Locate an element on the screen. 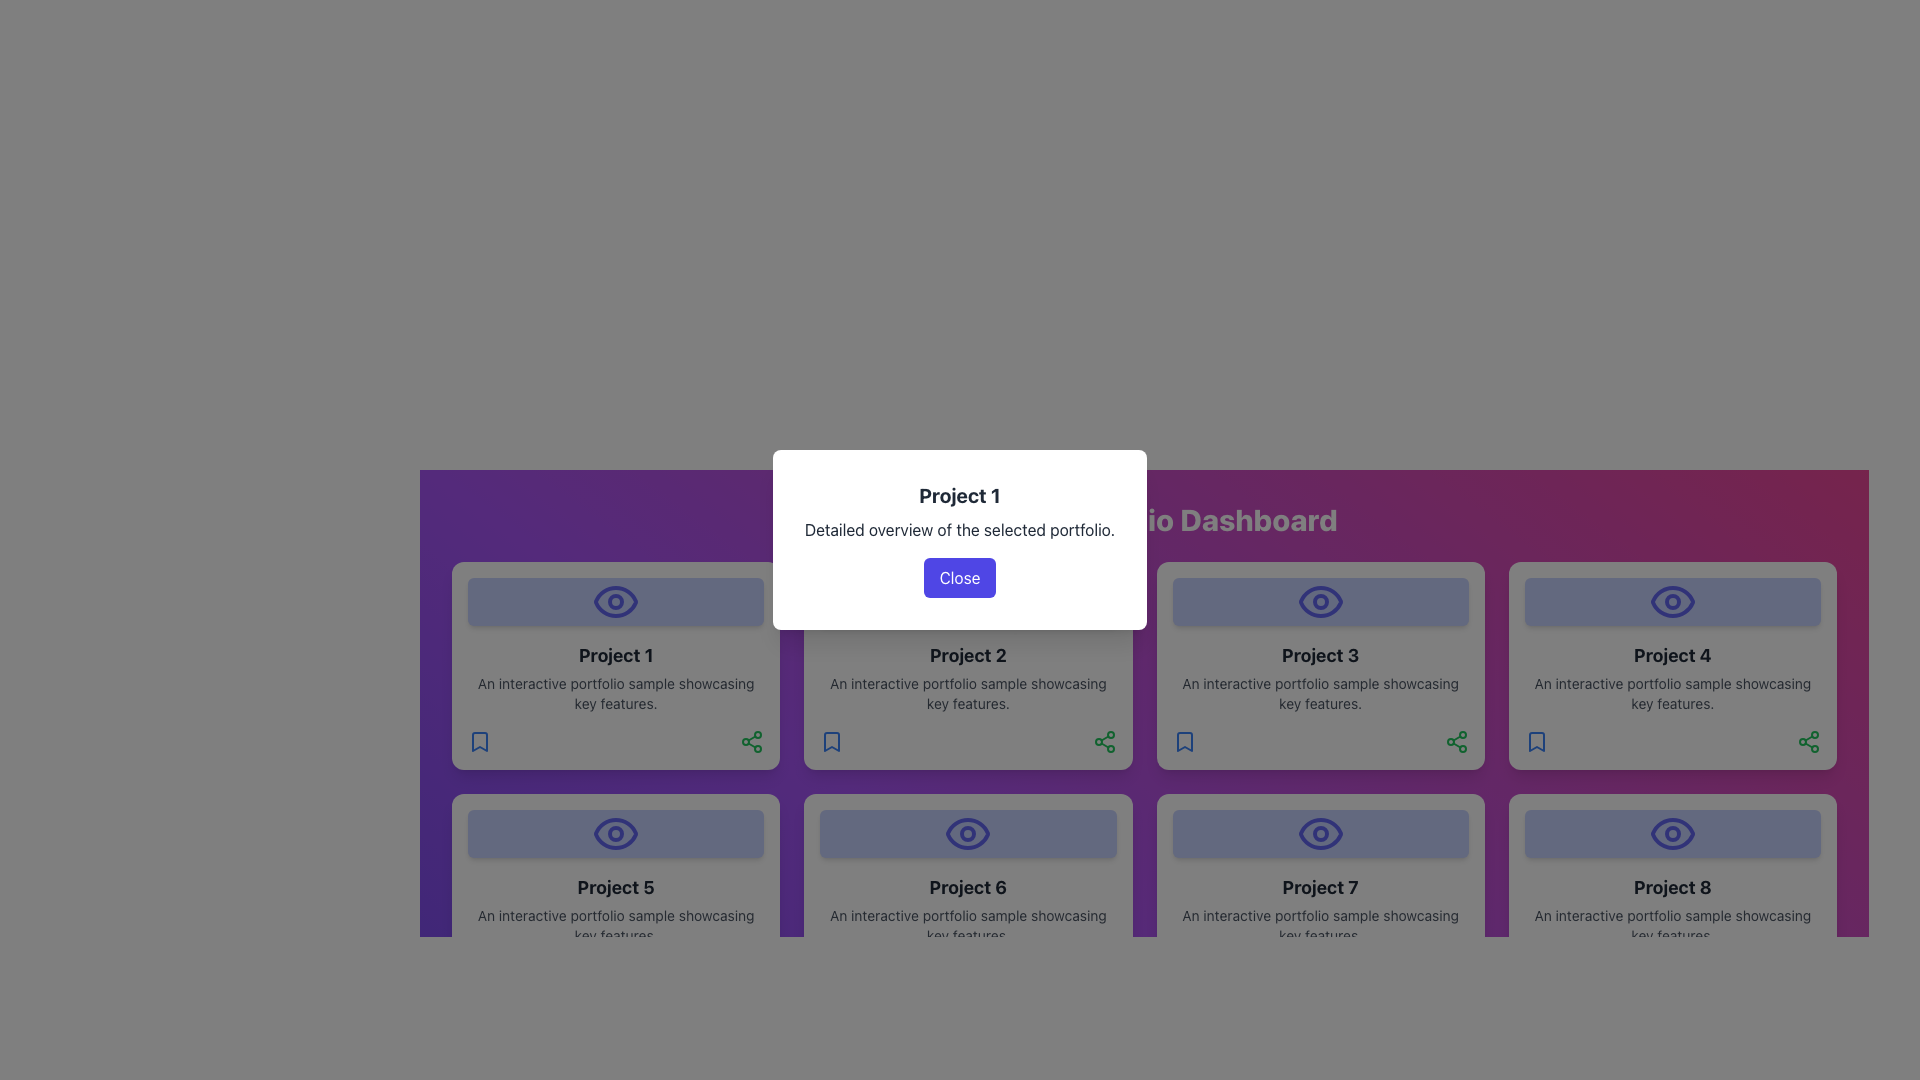  the circular graphic icon located at the center of the eye graphic in the 'Project 7' card, which is in the second row and third column of the grid layout is located at coordinates (1320, 833).